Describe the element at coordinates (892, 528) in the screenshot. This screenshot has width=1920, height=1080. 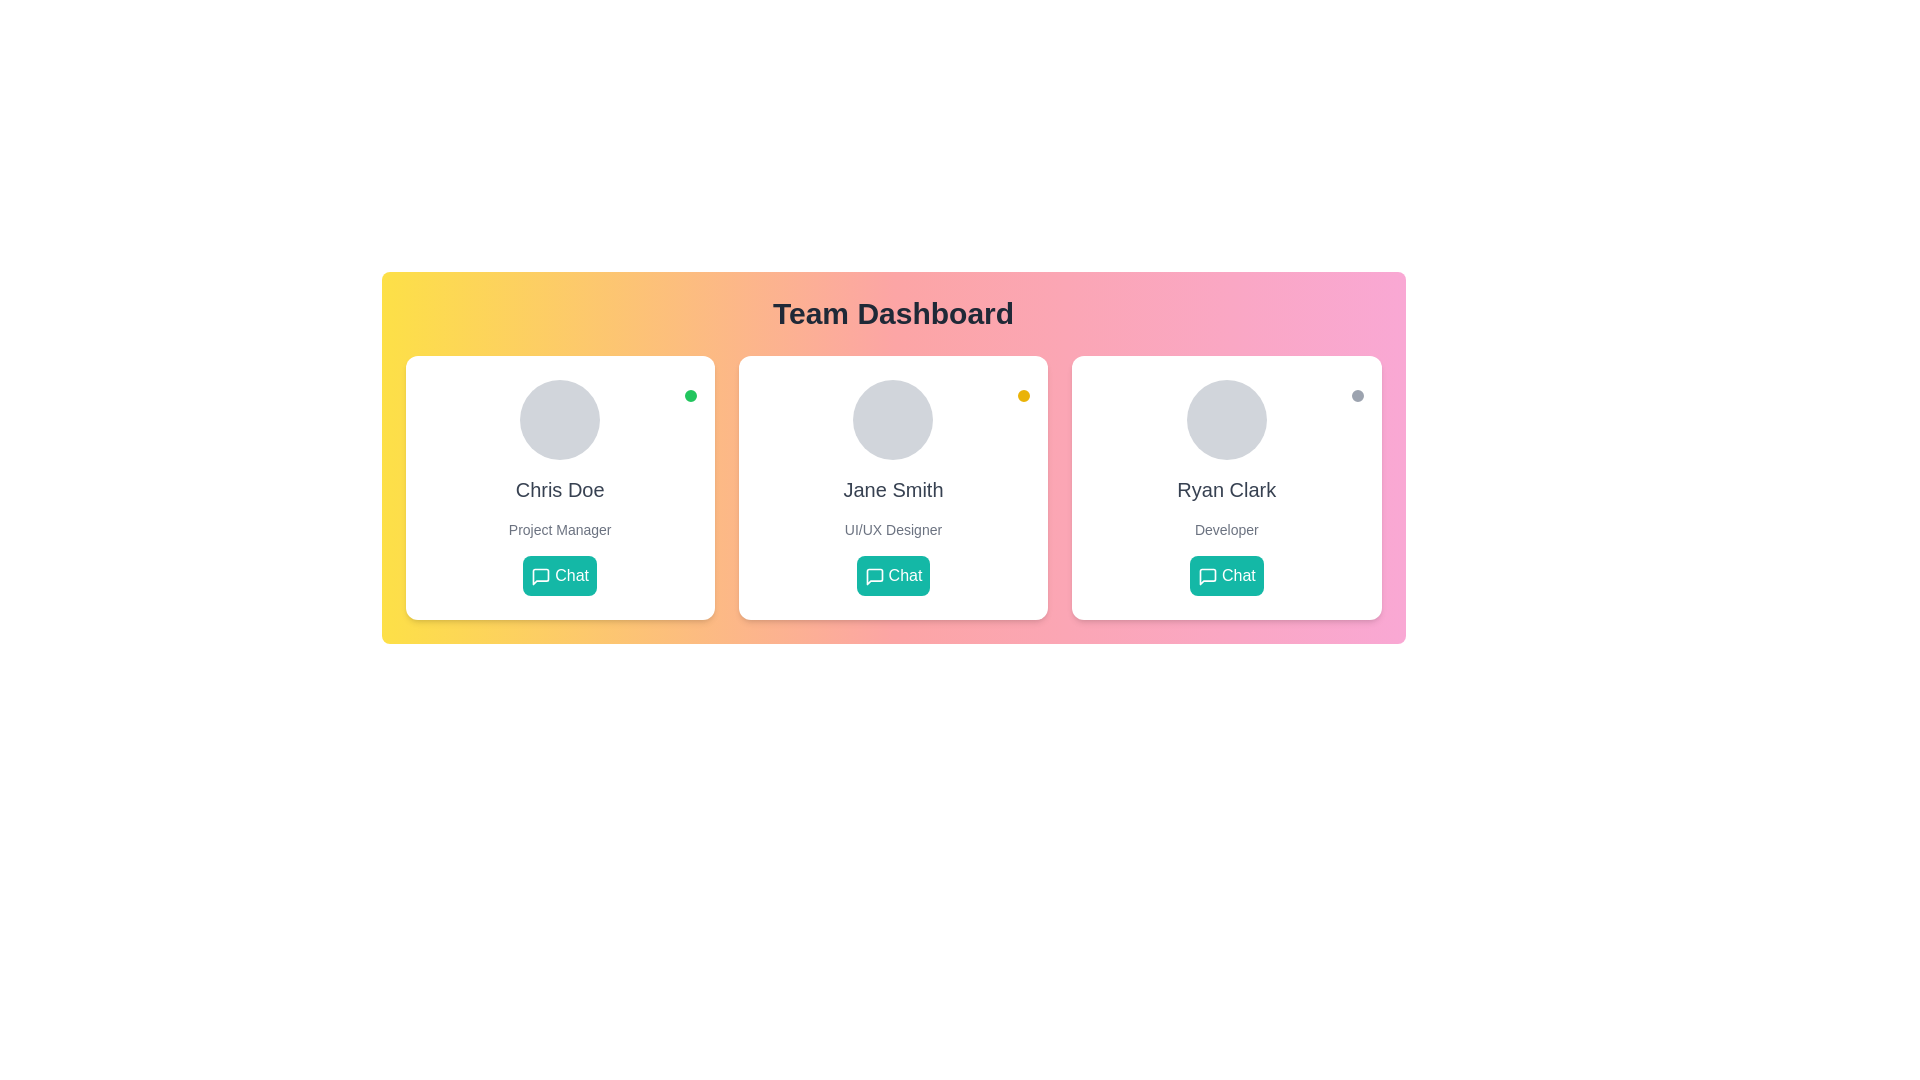
I see `text label that displays 'UI/UX Designer', which is styled in light gray and located beneath the name 'Jane Smith' in the second card from the left` at that location.